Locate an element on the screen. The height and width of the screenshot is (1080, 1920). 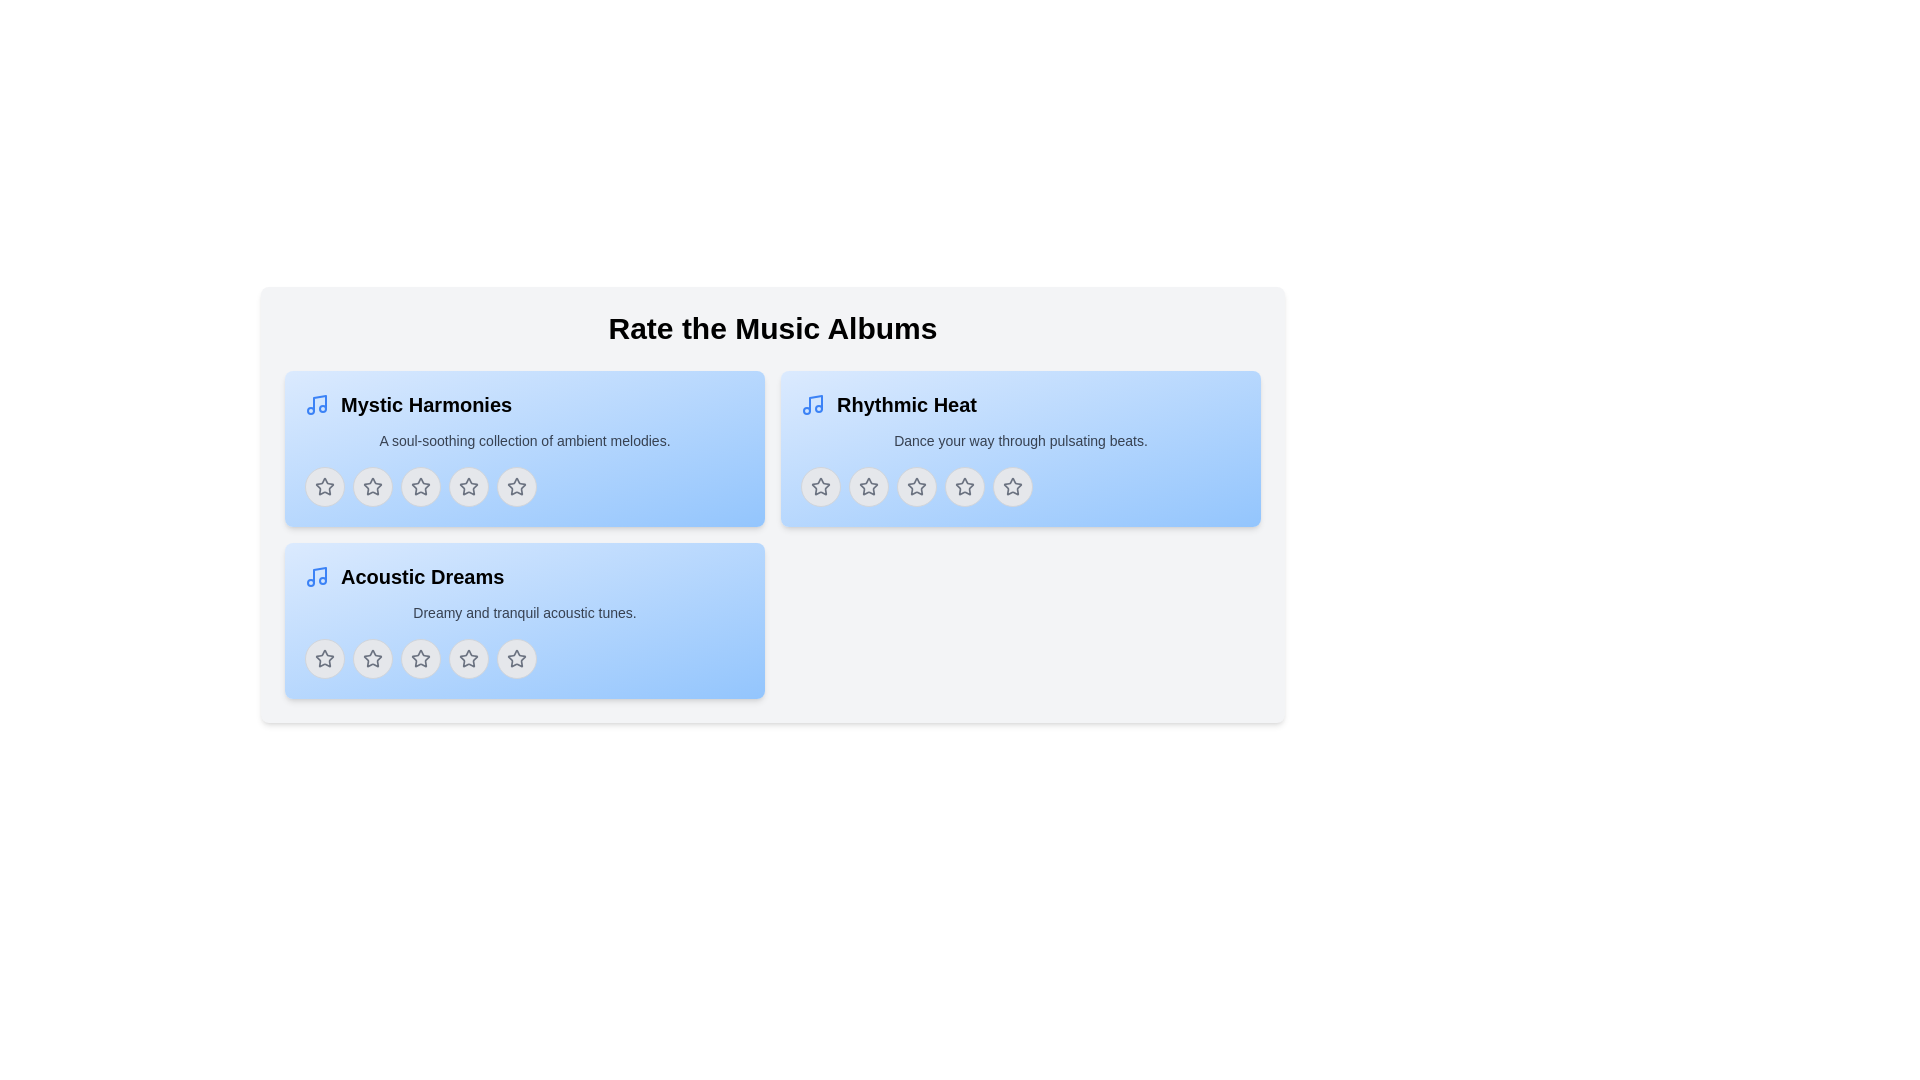
the fourth star in the middle row of the star-rating control to give a rating is located at coordinates (468, 486).